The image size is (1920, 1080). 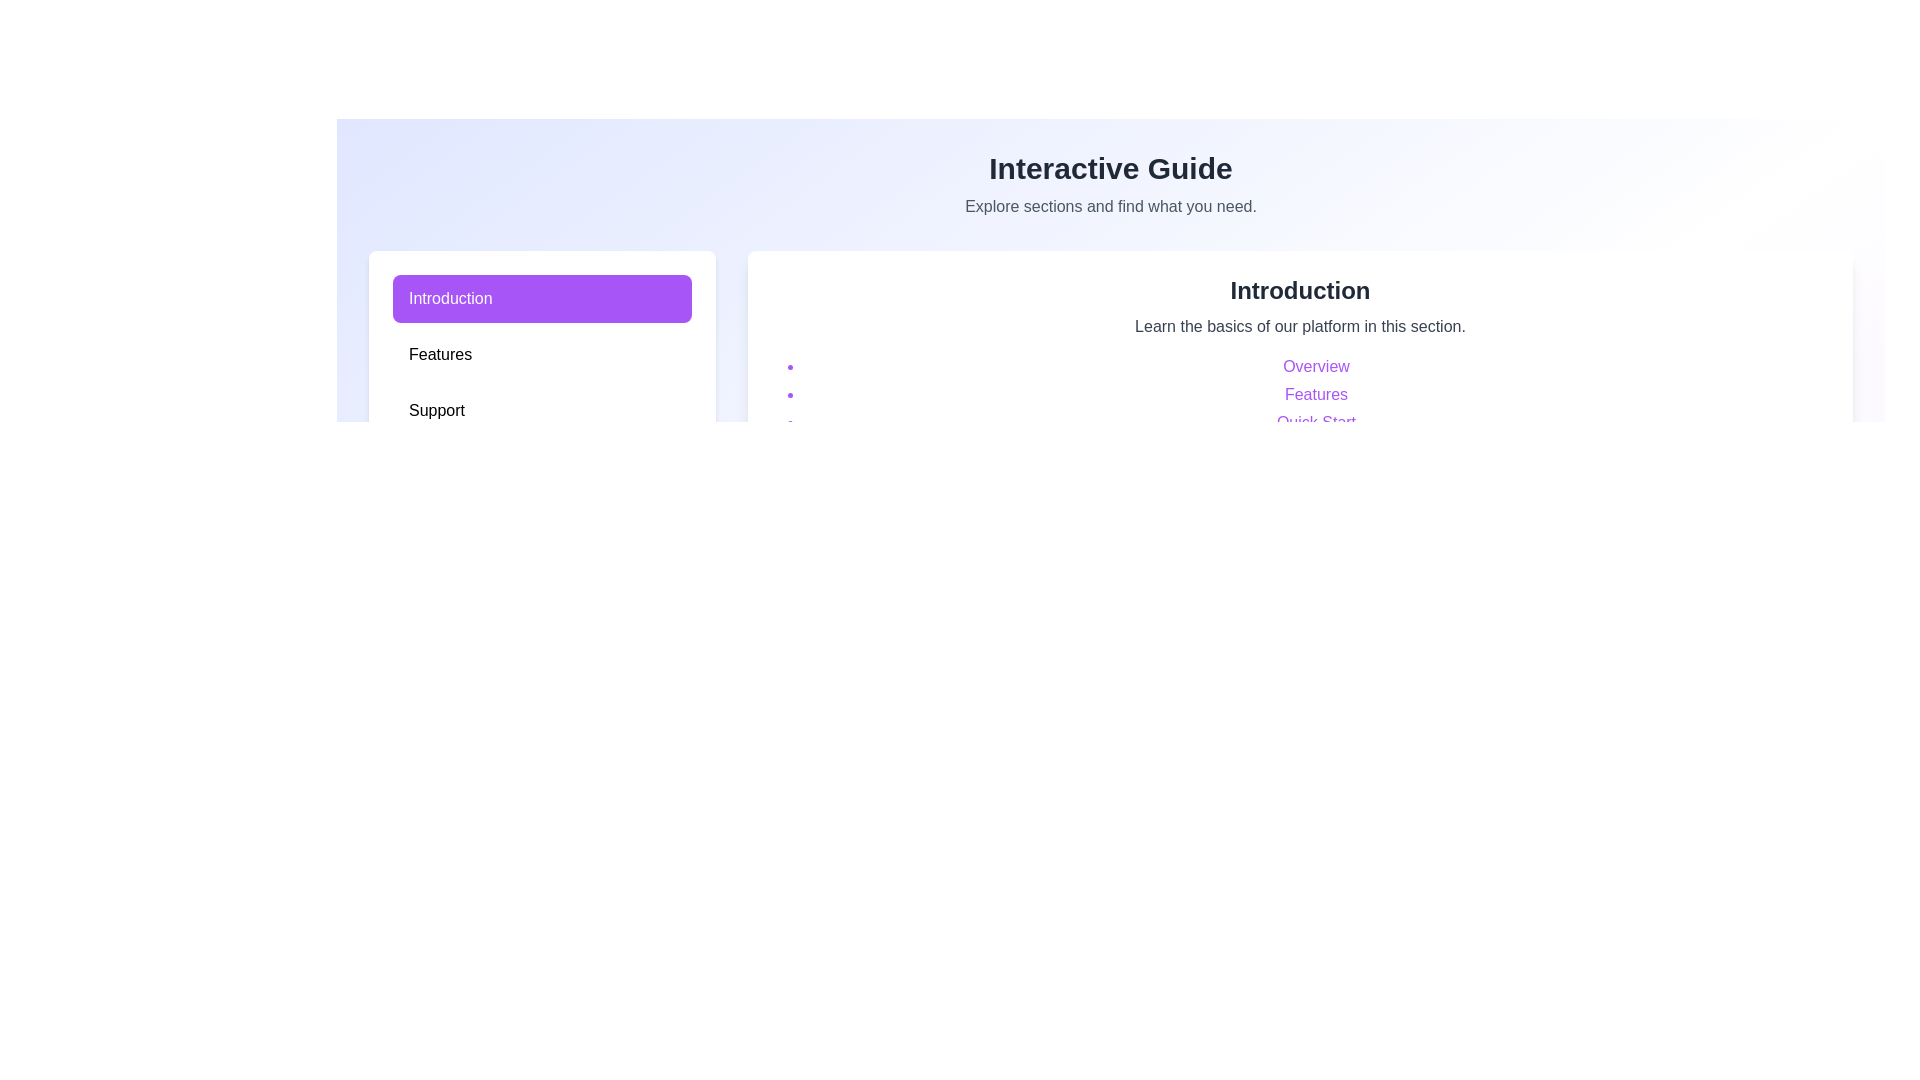 What do you see at coordinates (1316, 394) in the screenshot?
I see `the 'Features' text label, which is the second item in a vertical list under the 'Introduction' section of the guide` at bounding box center [1316, 394].